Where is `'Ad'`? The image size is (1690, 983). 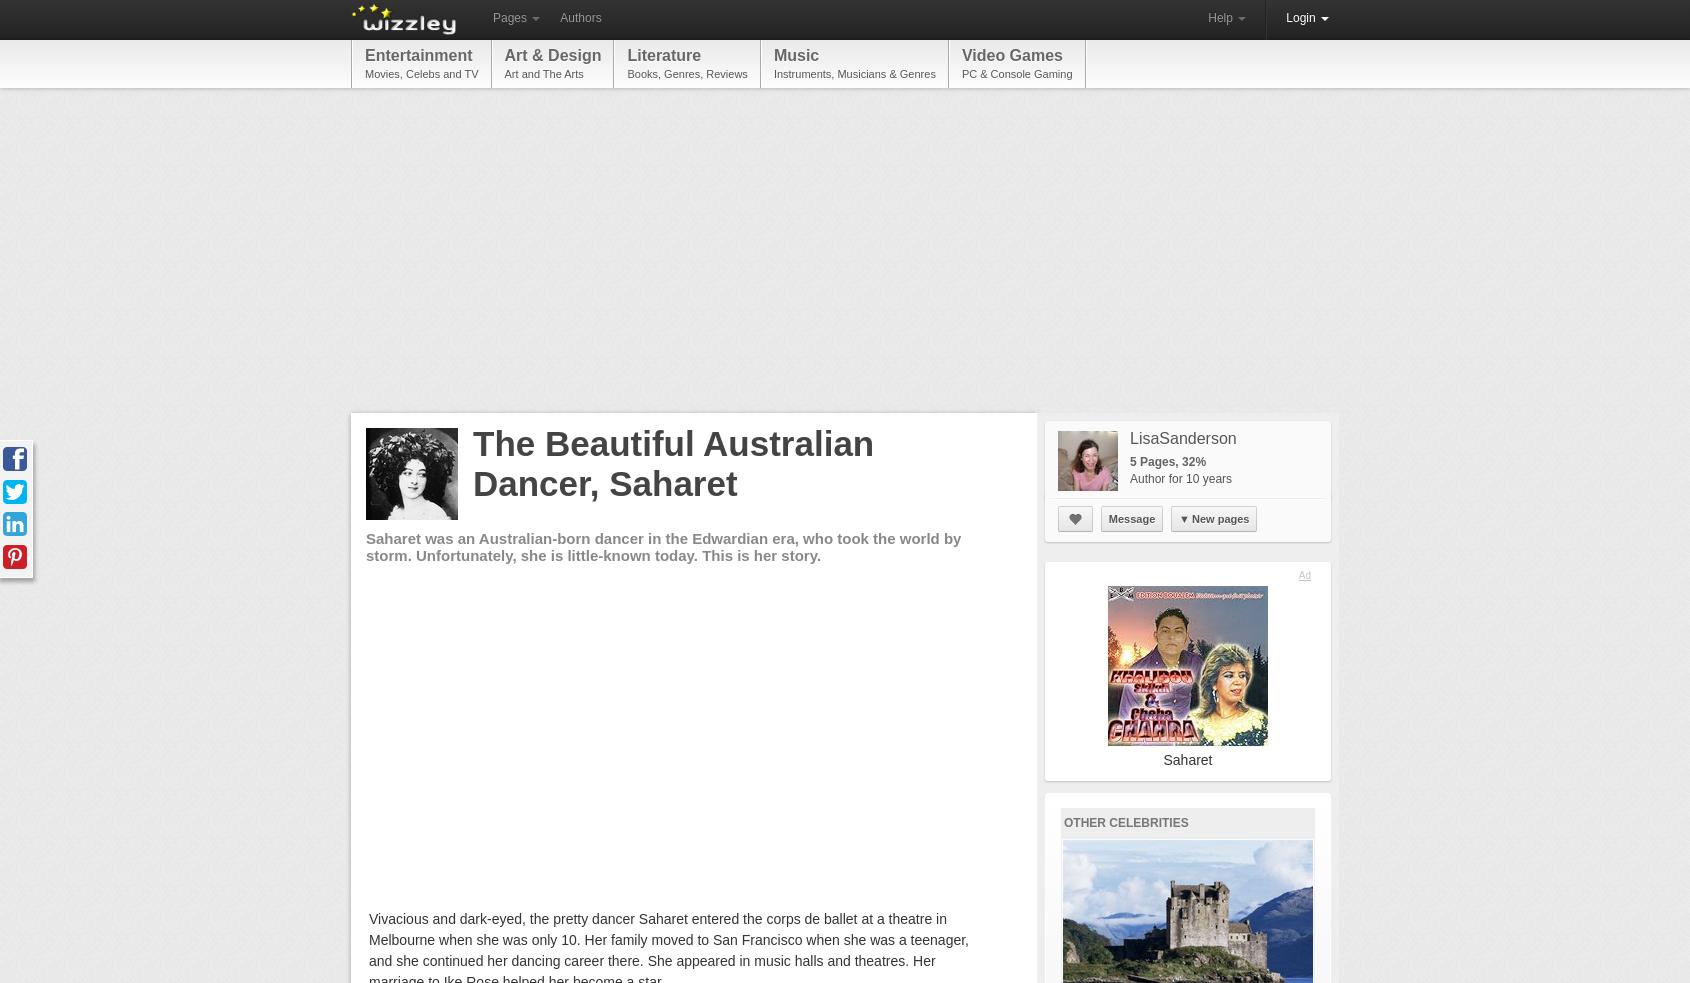
'Ad' is located at coordinates (1304, 575).